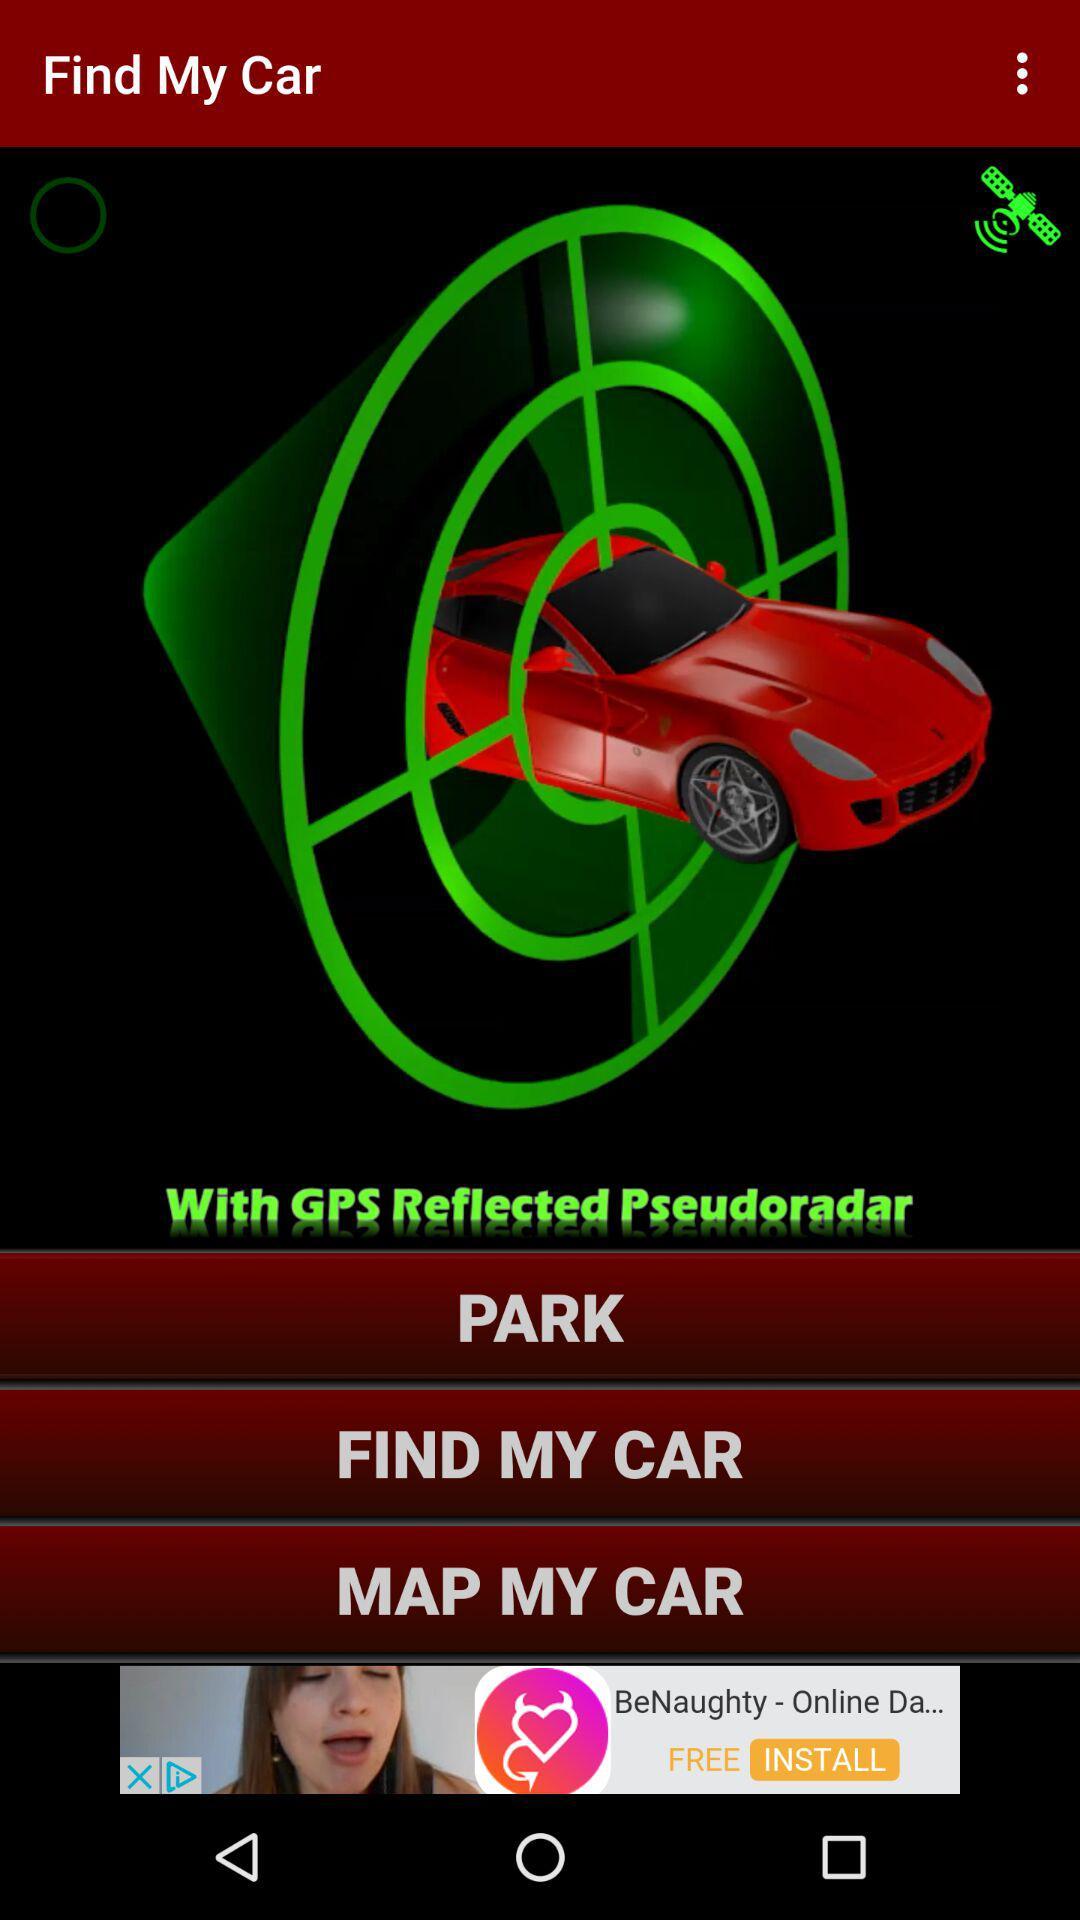 The image size is (1080, 1920). Describe the element at coordinates (540, 1727) in the screenshot. I see `open advertisement` at that location.